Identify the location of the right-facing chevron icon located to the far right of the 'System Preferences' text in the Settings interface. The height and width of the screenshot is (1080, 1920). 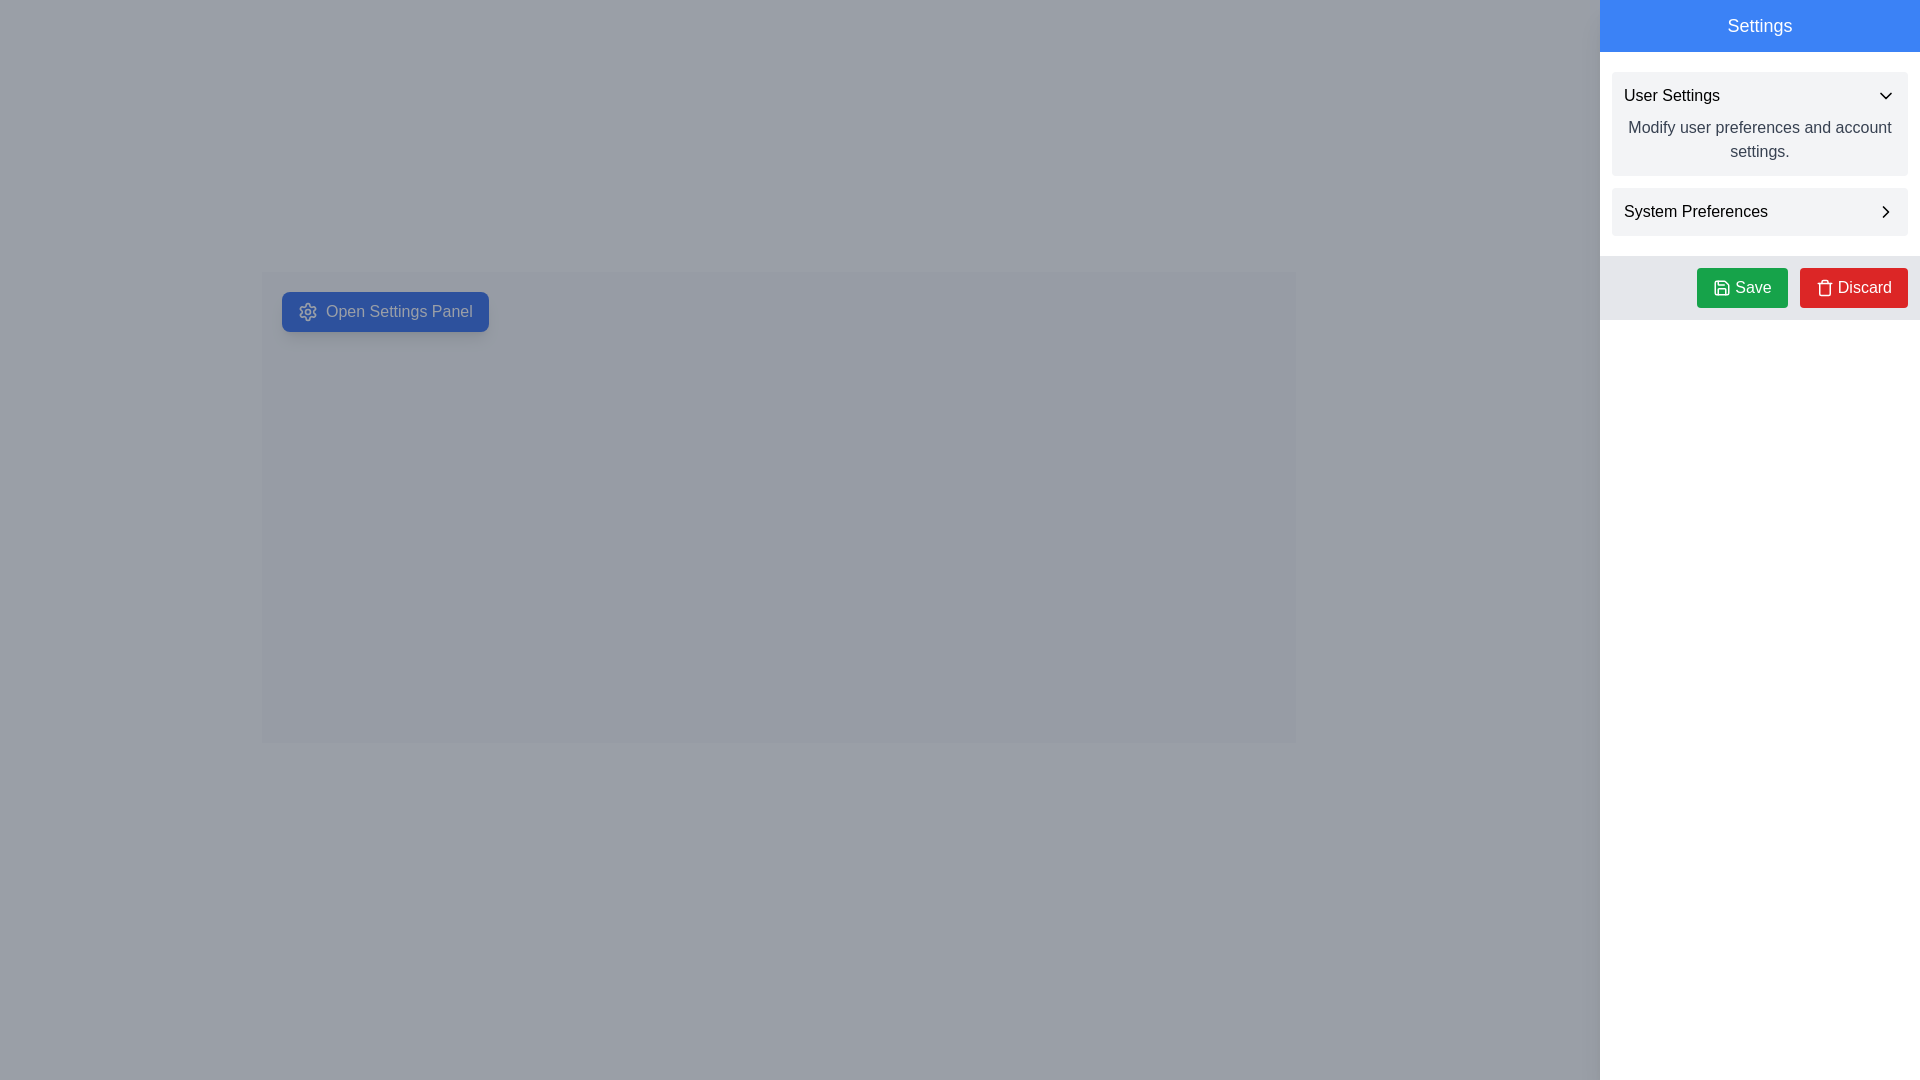
(1885, 212).